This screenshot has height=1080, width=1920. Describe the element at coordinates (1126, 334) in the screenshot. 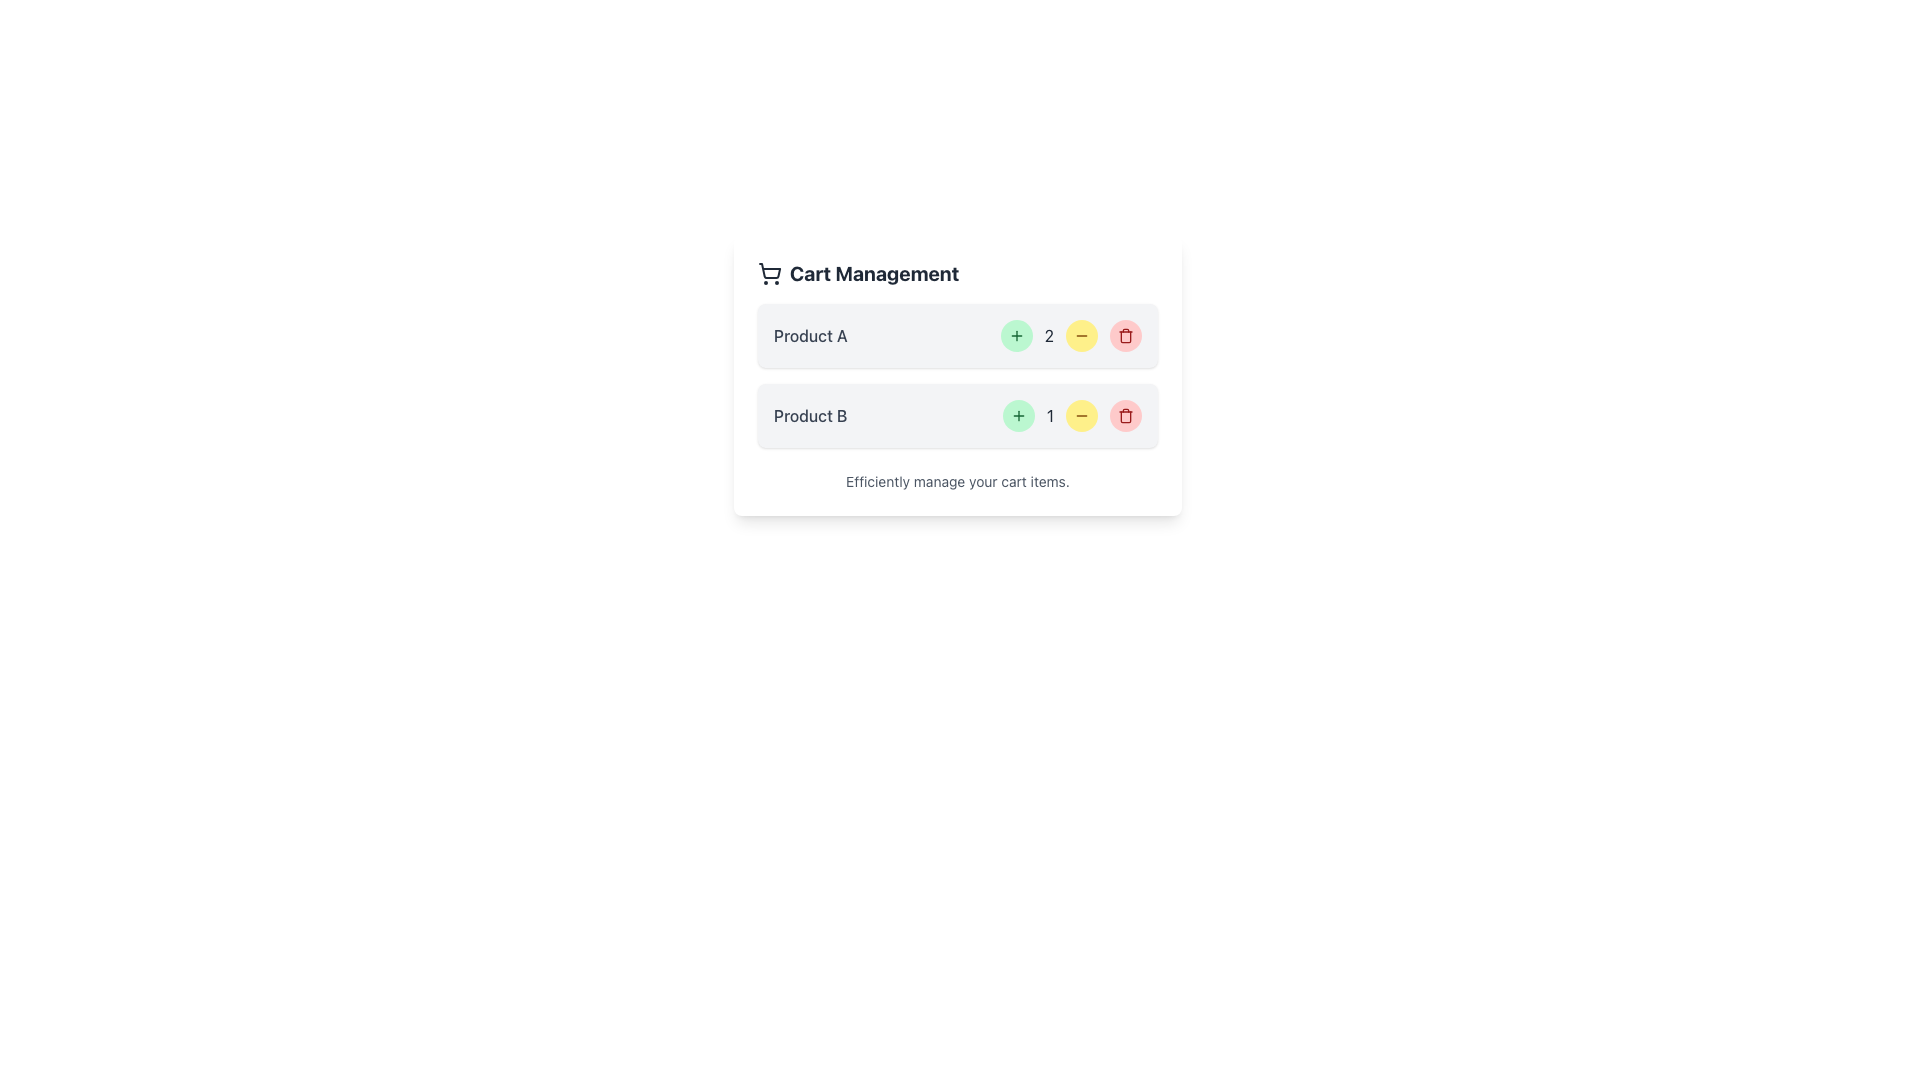

I see `the delete button associated with 'Product A' in the first product row` at that location.